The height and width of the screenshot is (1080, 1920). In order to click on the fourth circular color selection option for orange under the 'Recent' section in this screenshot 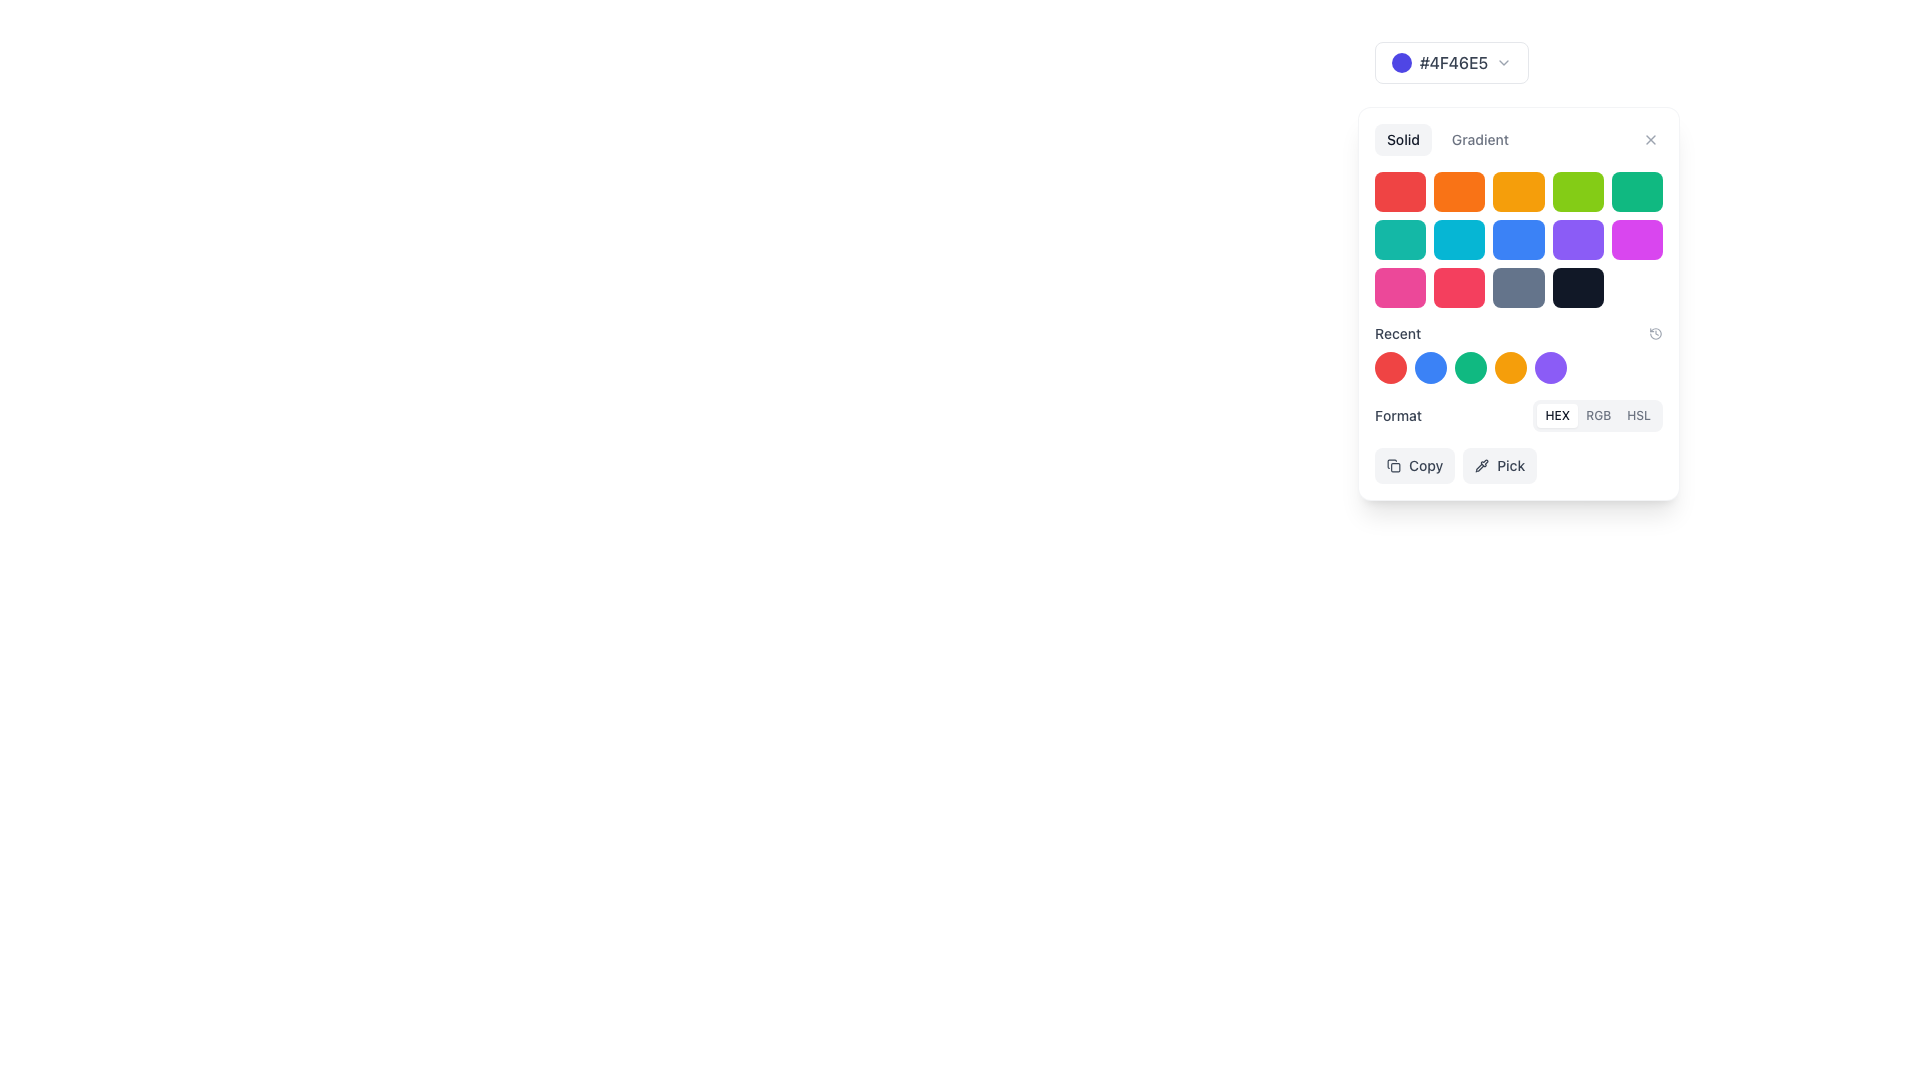, I will do `click(1518, 367)`.